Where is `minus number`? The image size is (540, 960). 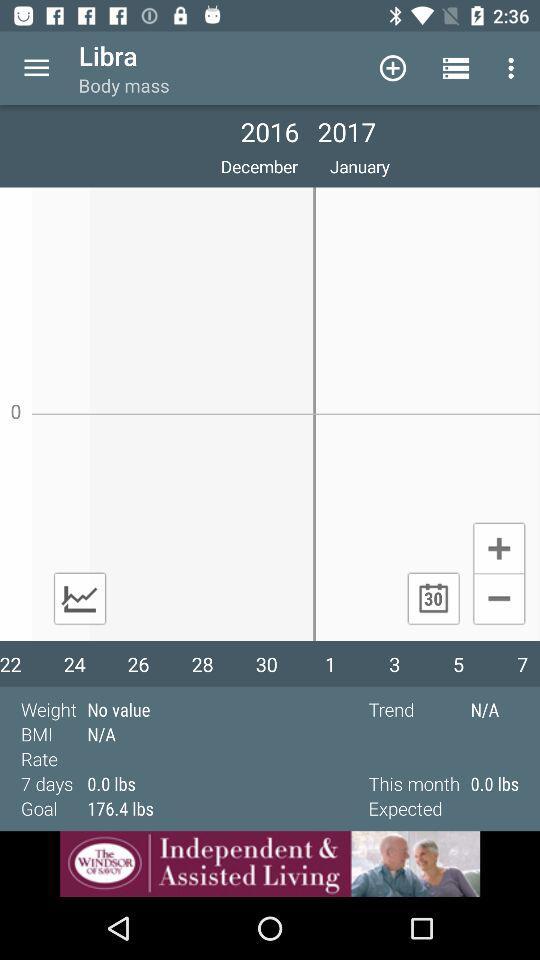 minus number is located at coordinates (498, 600).